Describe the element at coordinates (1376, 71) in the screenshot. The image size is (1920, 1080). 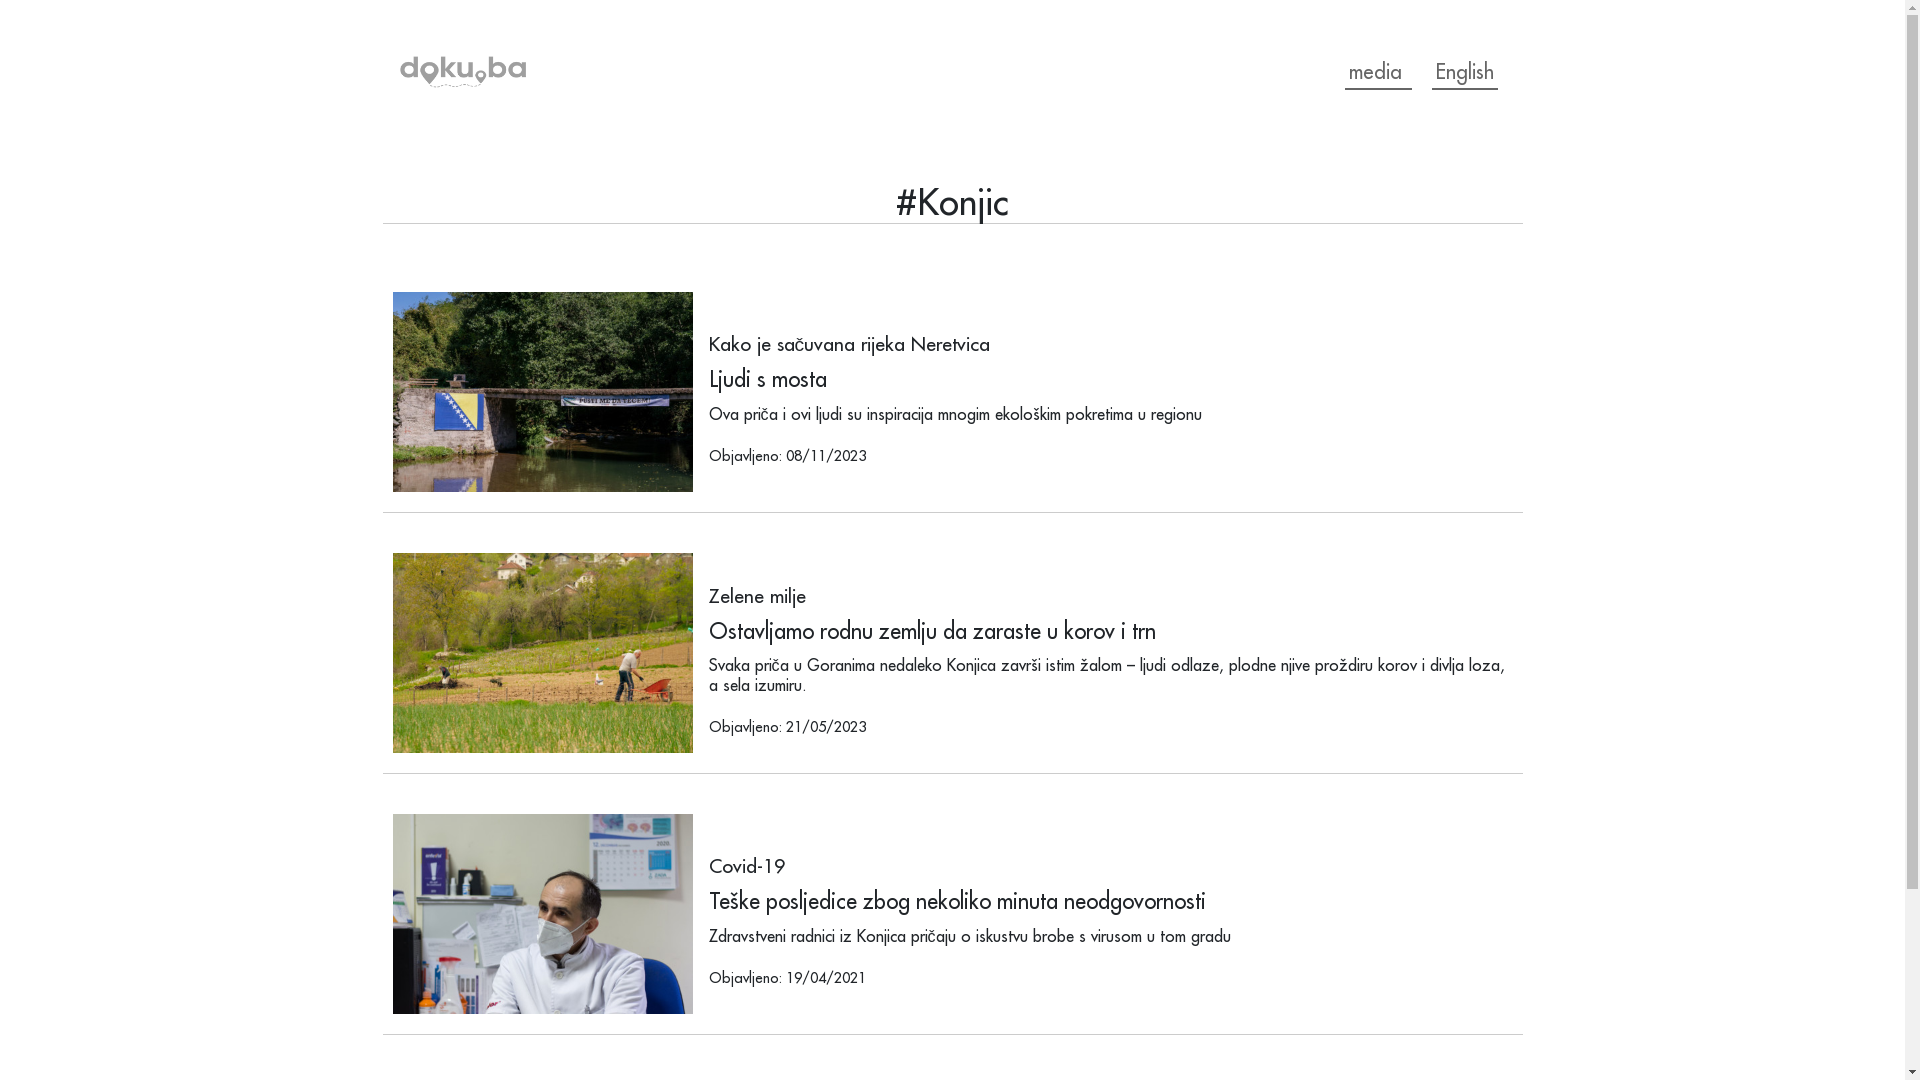
I see `'media'` at that location.